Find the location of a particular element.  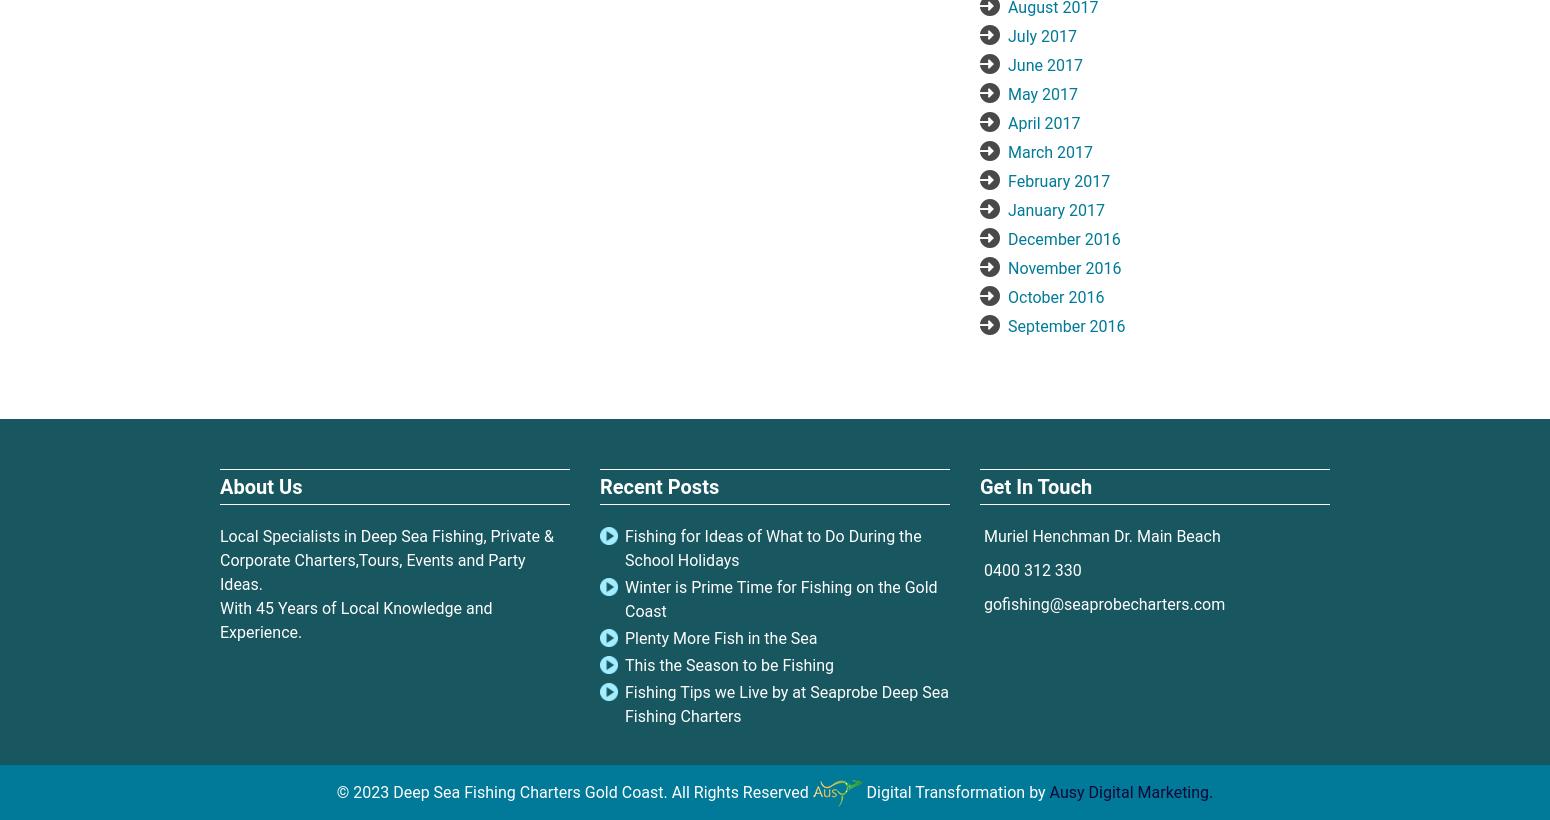

'July 2017' is located at coordinates (1006, 34).